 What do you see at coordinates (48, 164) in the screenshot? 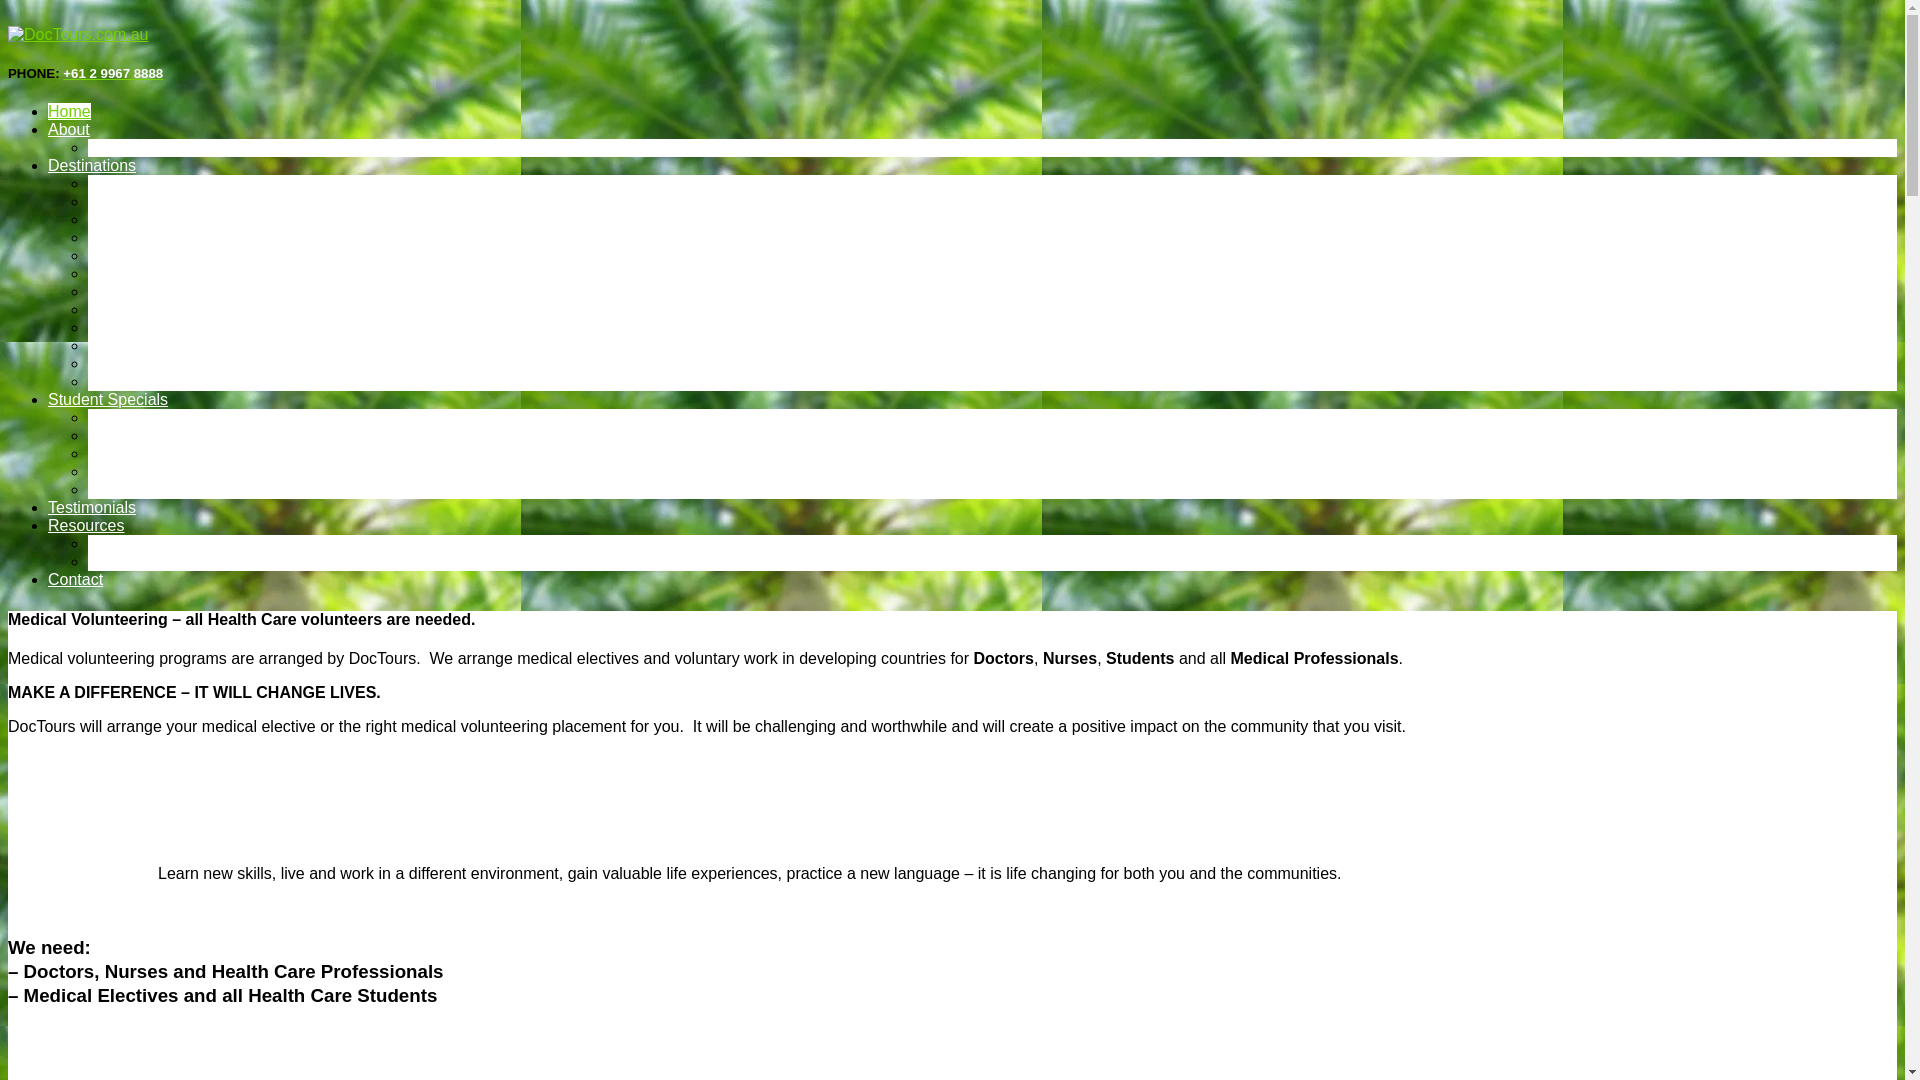
I see `'Destinations'` at bounding box center [48, 164].